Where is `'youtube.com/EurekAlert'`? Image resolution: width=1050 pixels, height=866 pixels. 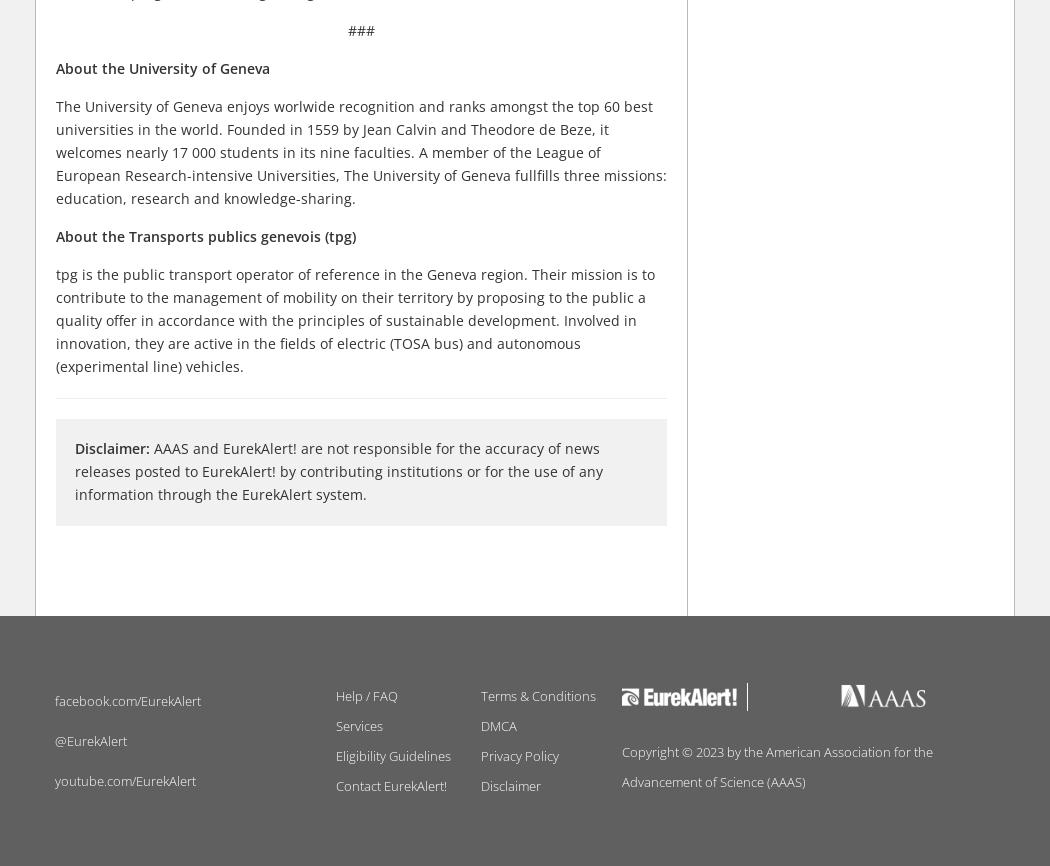
'youtube.com/EurekAlert' is located at coordinates (124, 779).